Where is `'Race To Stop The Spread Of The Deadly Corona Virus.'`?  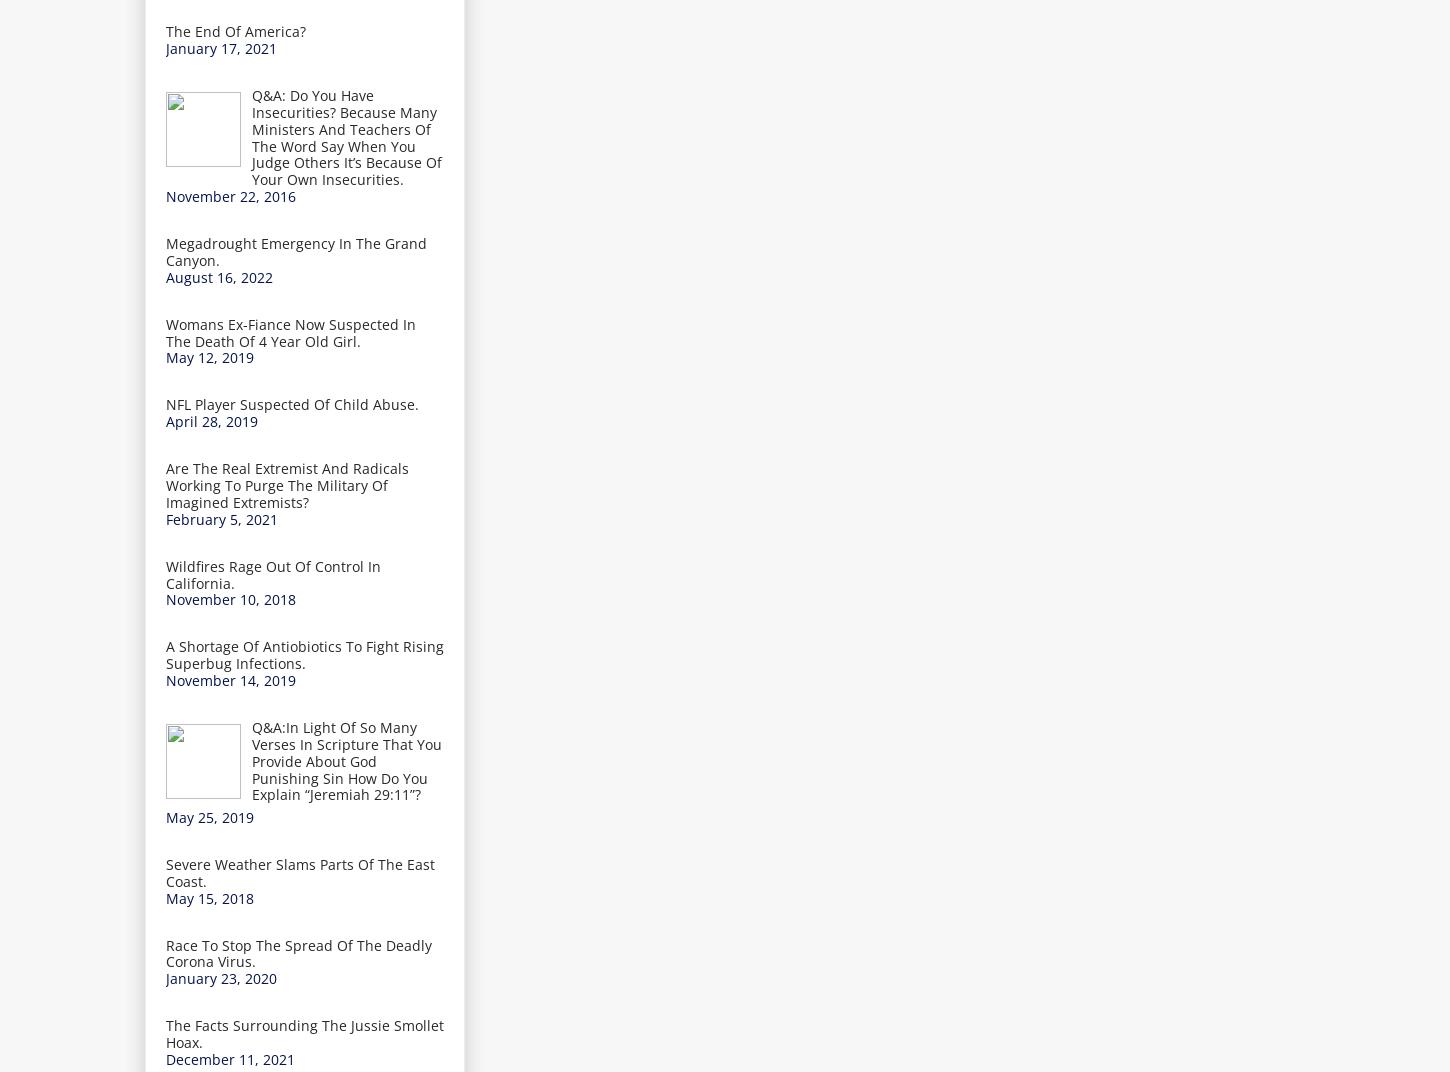
'Race To Stop The Spread Of The Deadly Corona Virus.' is located at coordinates (165, 952).